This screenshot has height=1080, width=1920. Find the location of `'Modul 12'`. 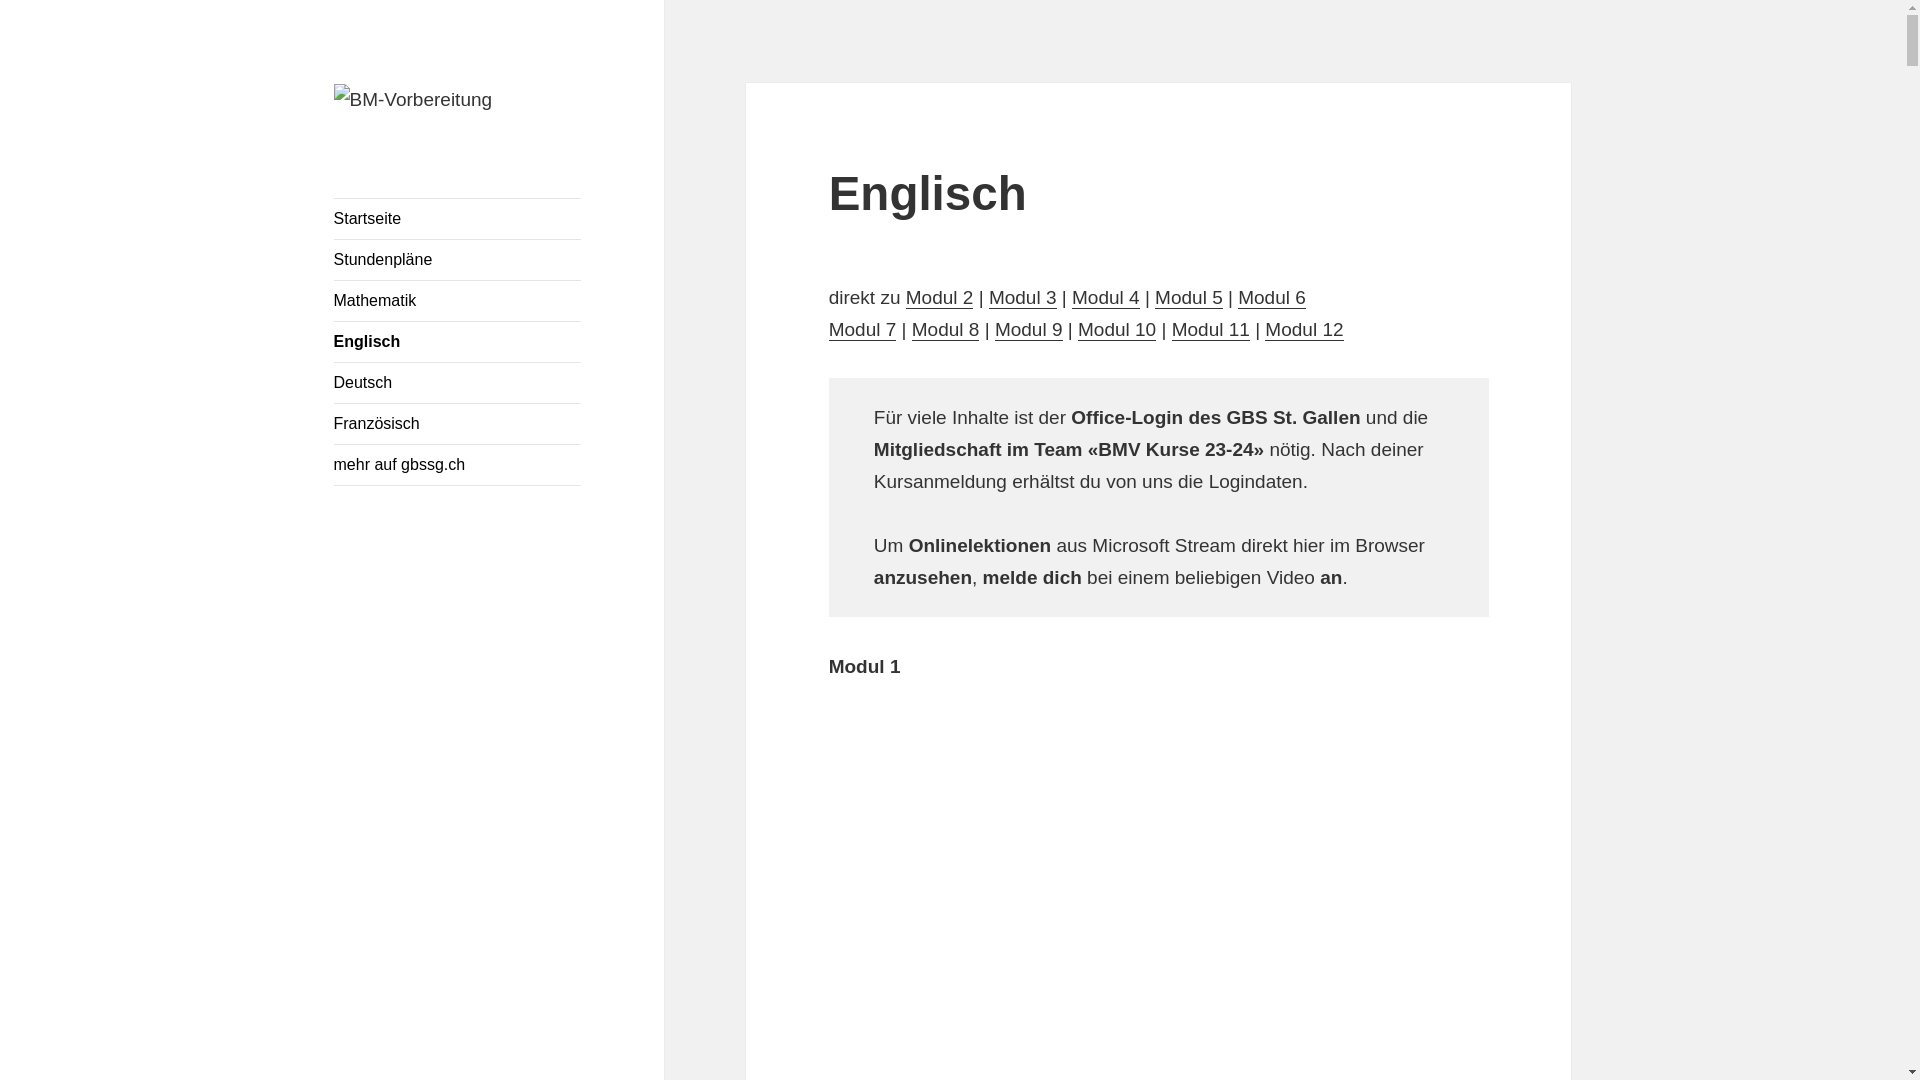

'Modul 12' is located at coordinates (1304, 329).